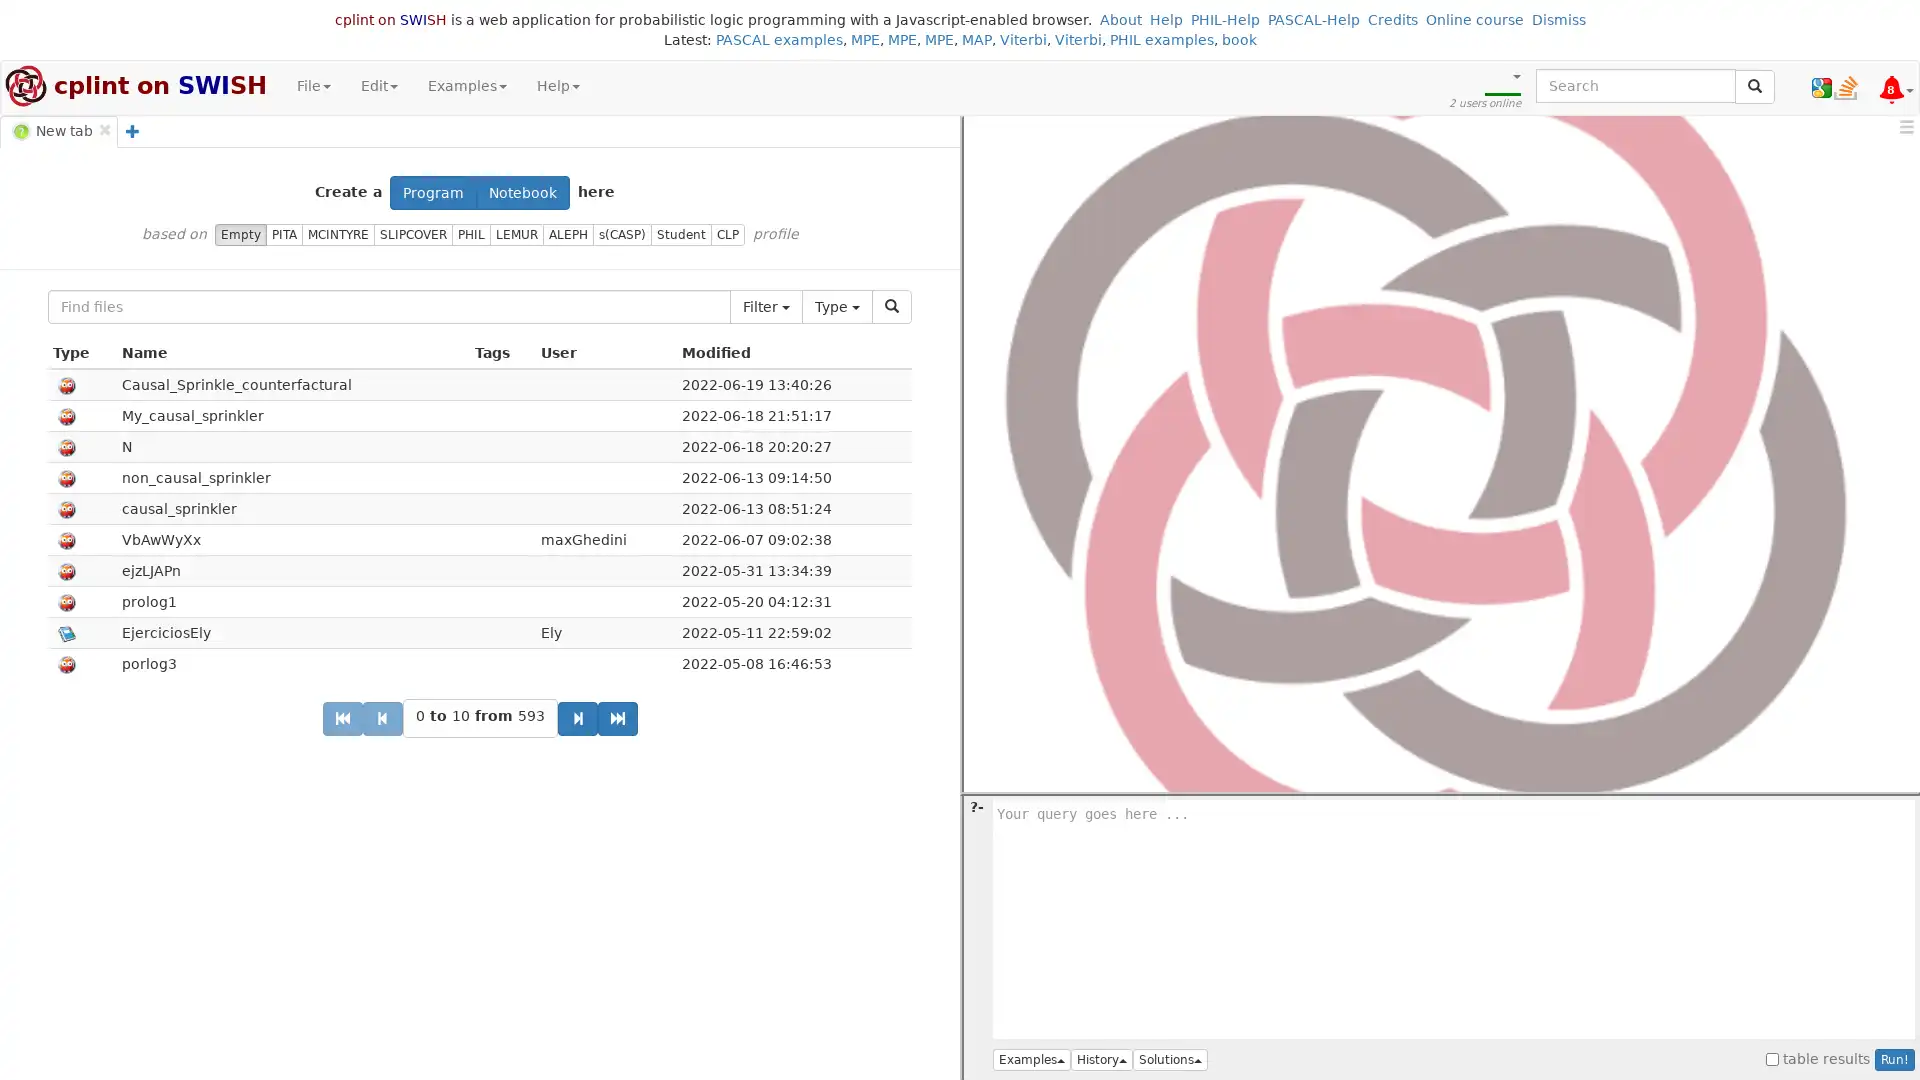 This screenshot has height=1080, width=1920. I want to click on Program, so click(432, 192).